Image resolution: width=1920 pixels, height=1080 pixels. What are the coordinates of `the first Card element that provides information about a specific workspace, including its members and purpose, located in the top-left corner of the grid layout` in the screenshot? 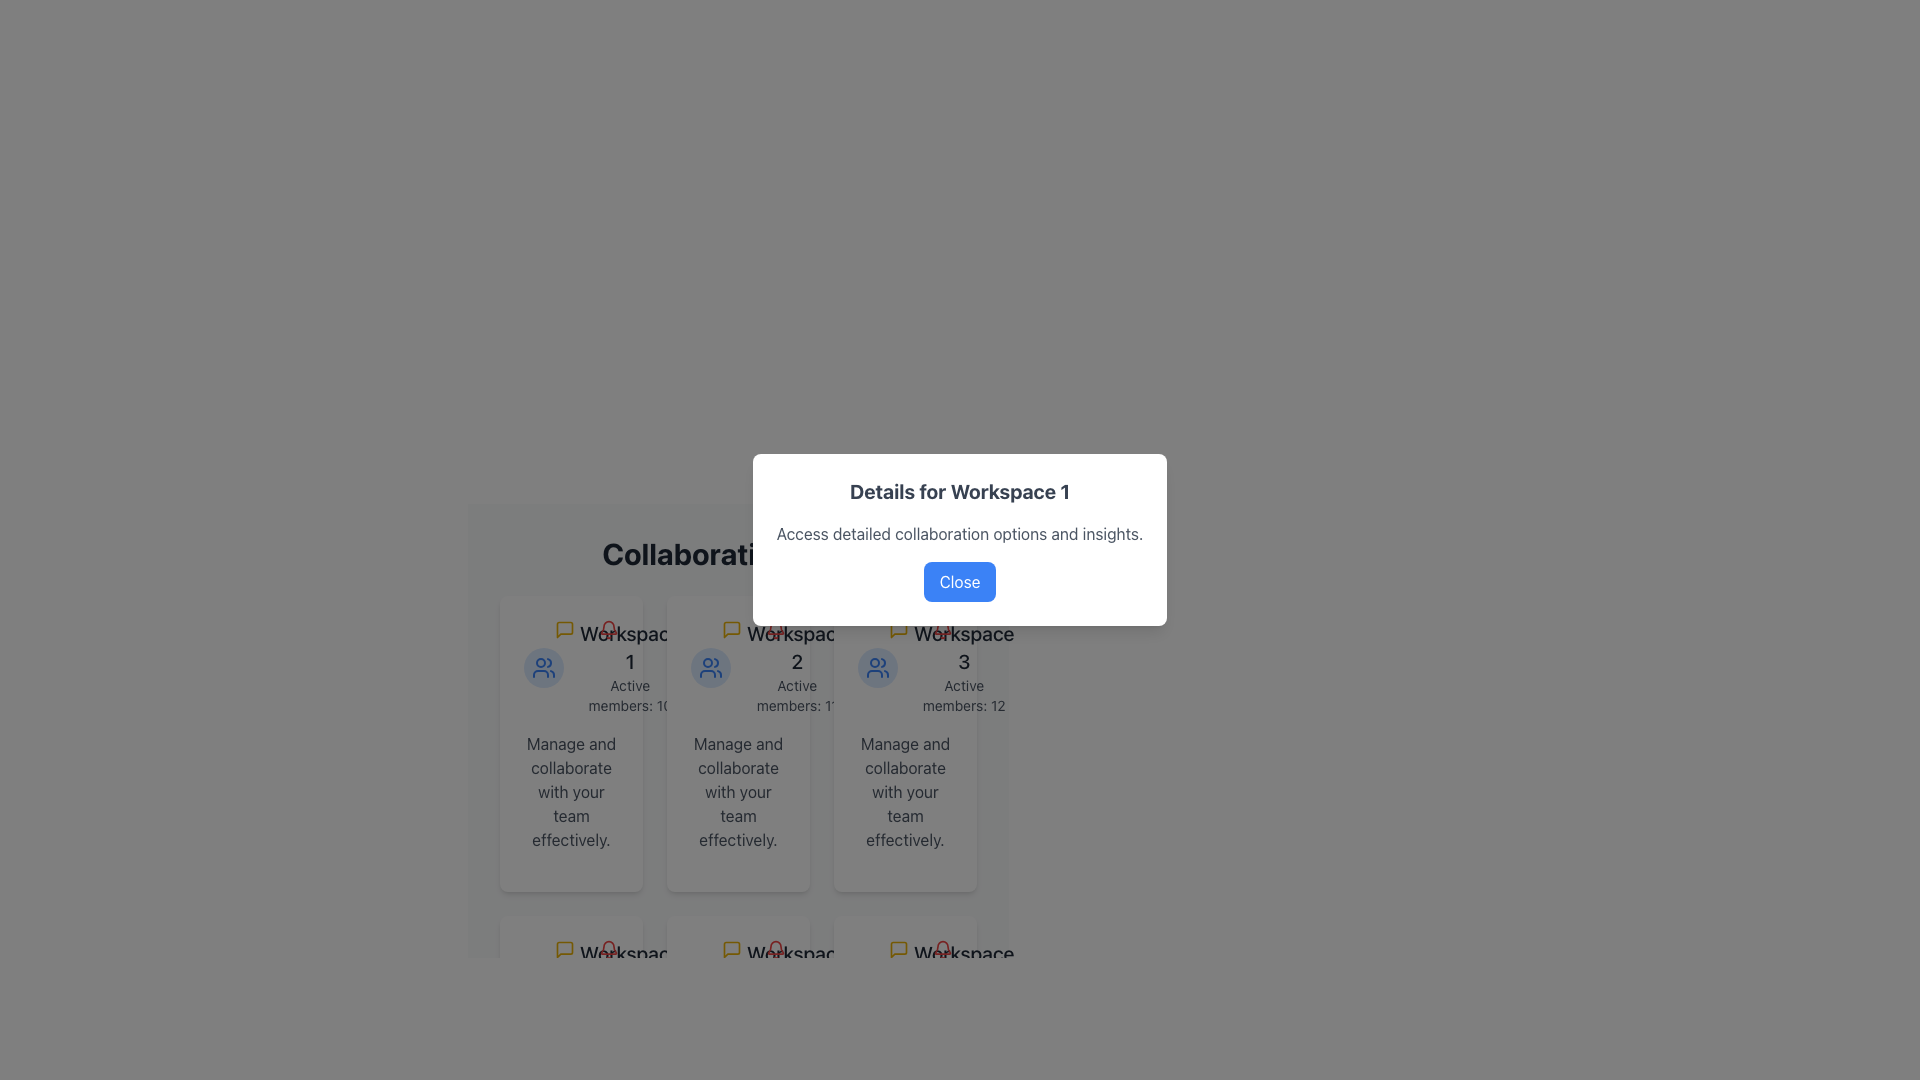 It's located at (570, 744).